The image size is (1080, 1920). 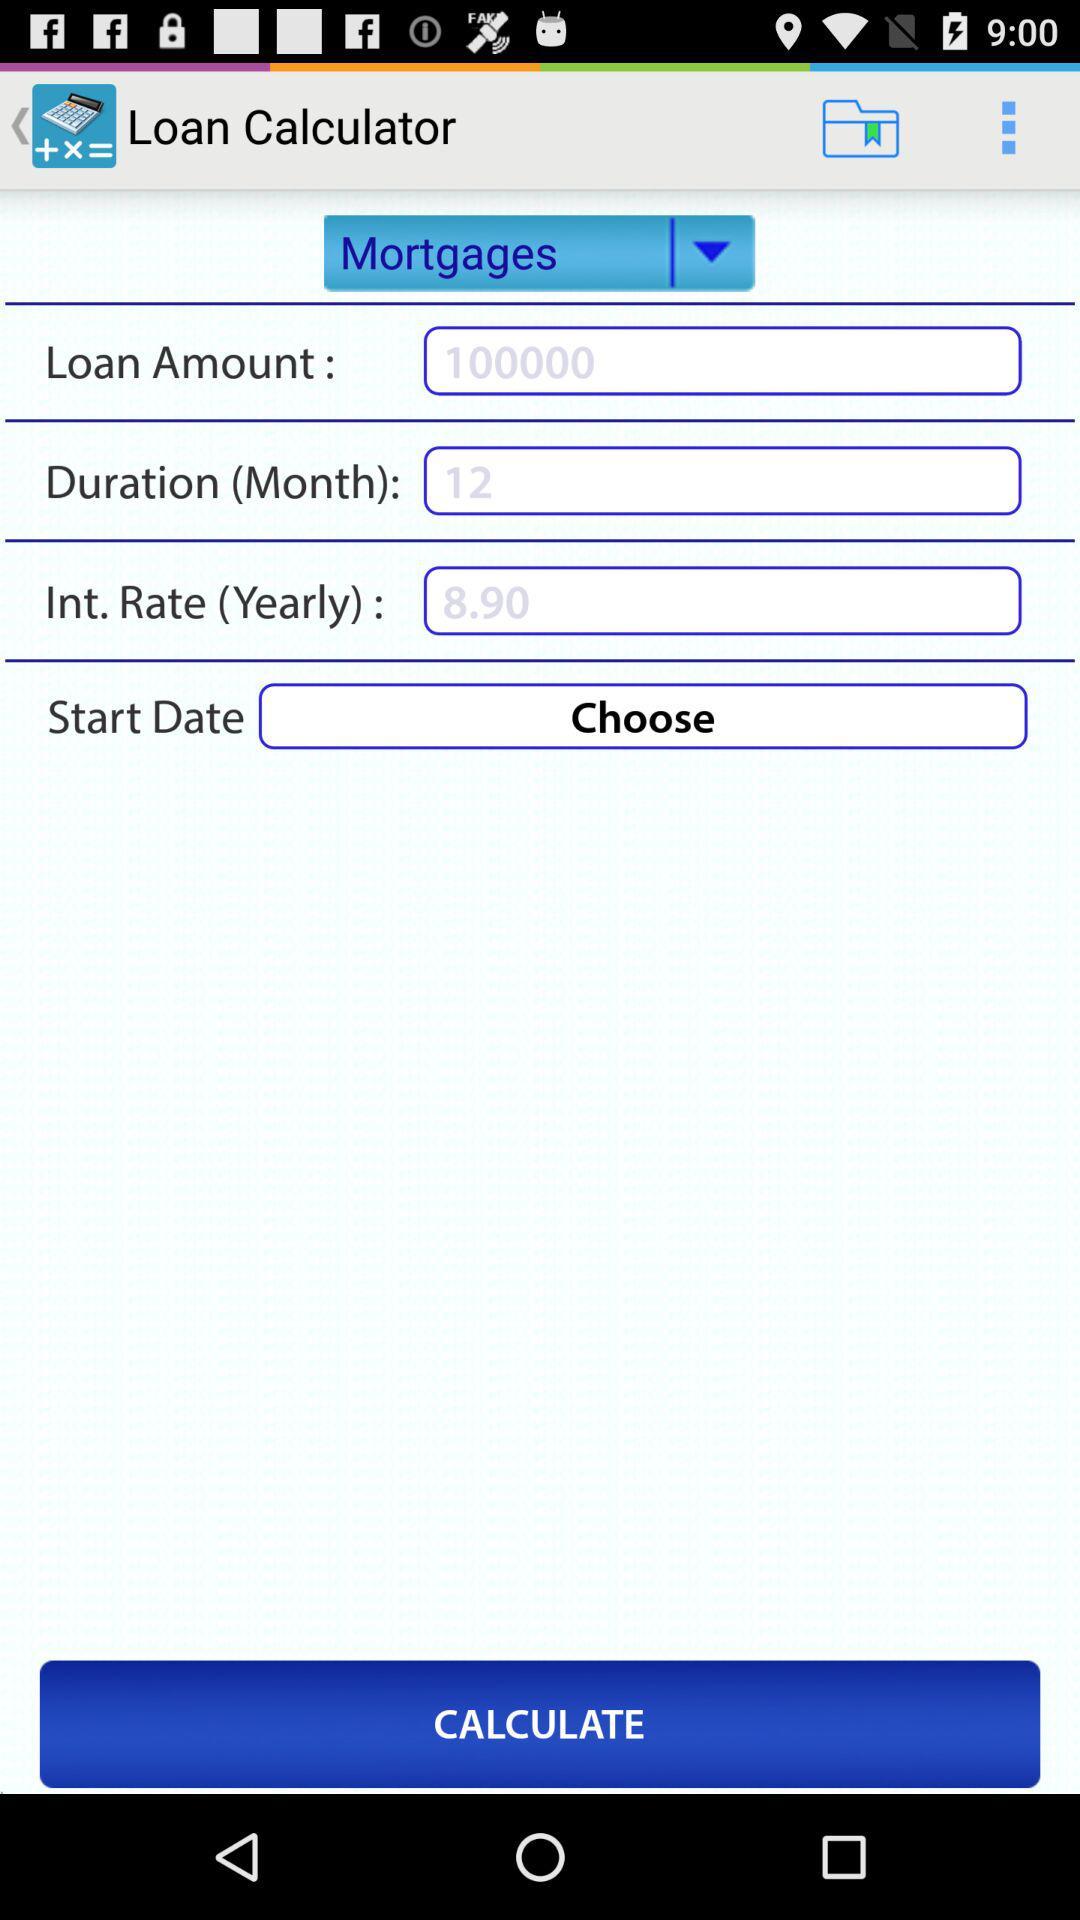 I want to click on rate, so click(x=722, y=599).